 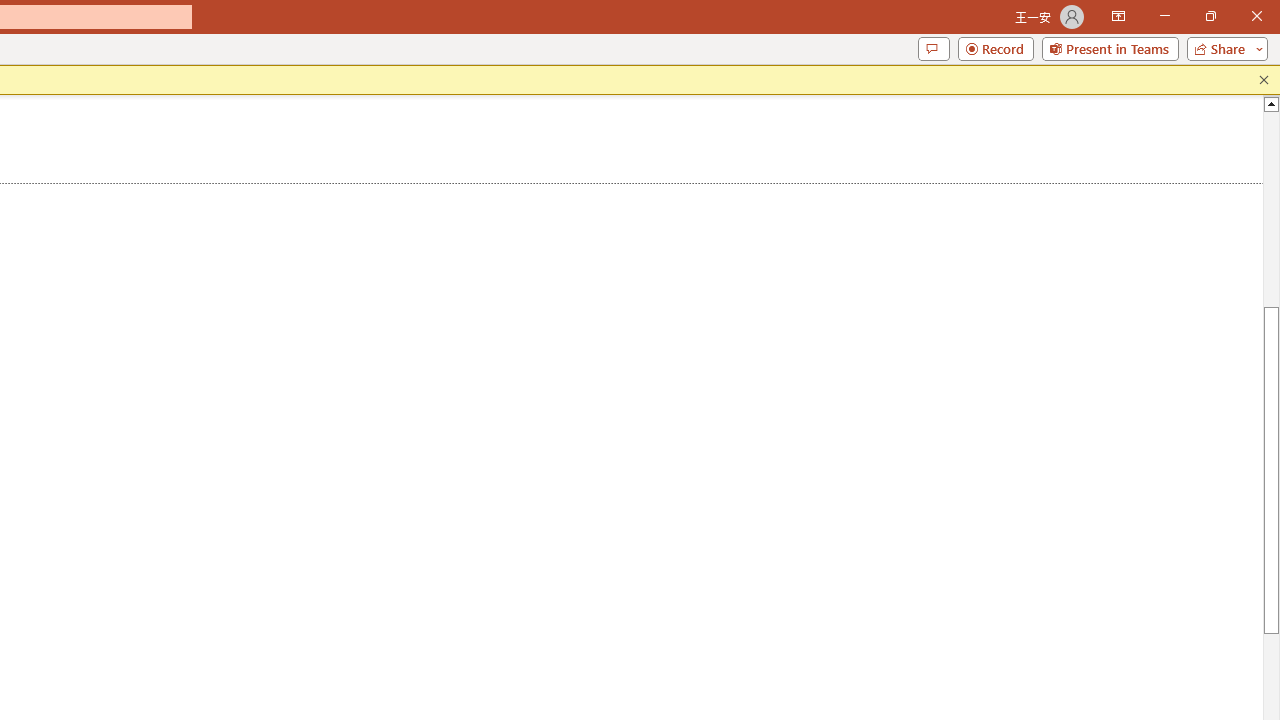 I want to click on 'Restore Down', so click(x=1209, y=16).